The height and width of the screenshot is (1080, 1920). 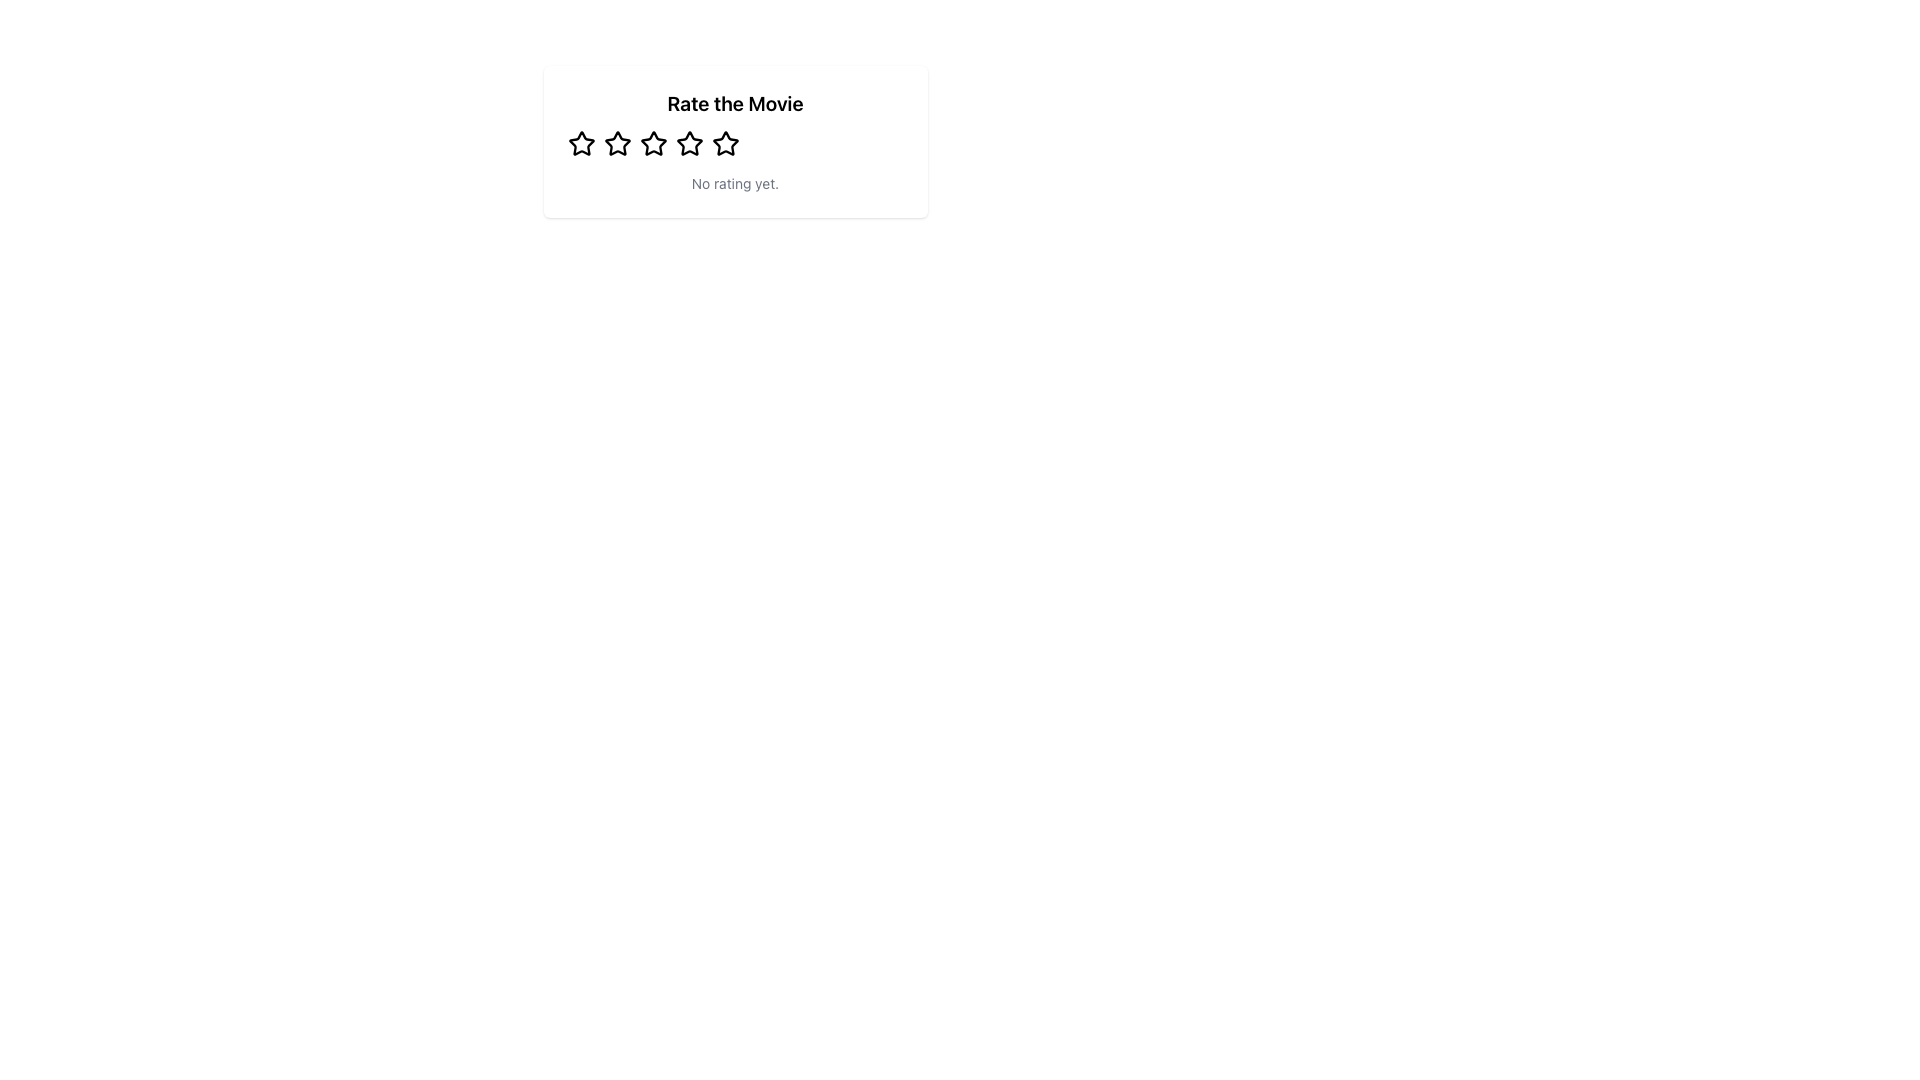 I want to click on the fourth Rating Star Icon in the rating system, so click(x=724, y=142).